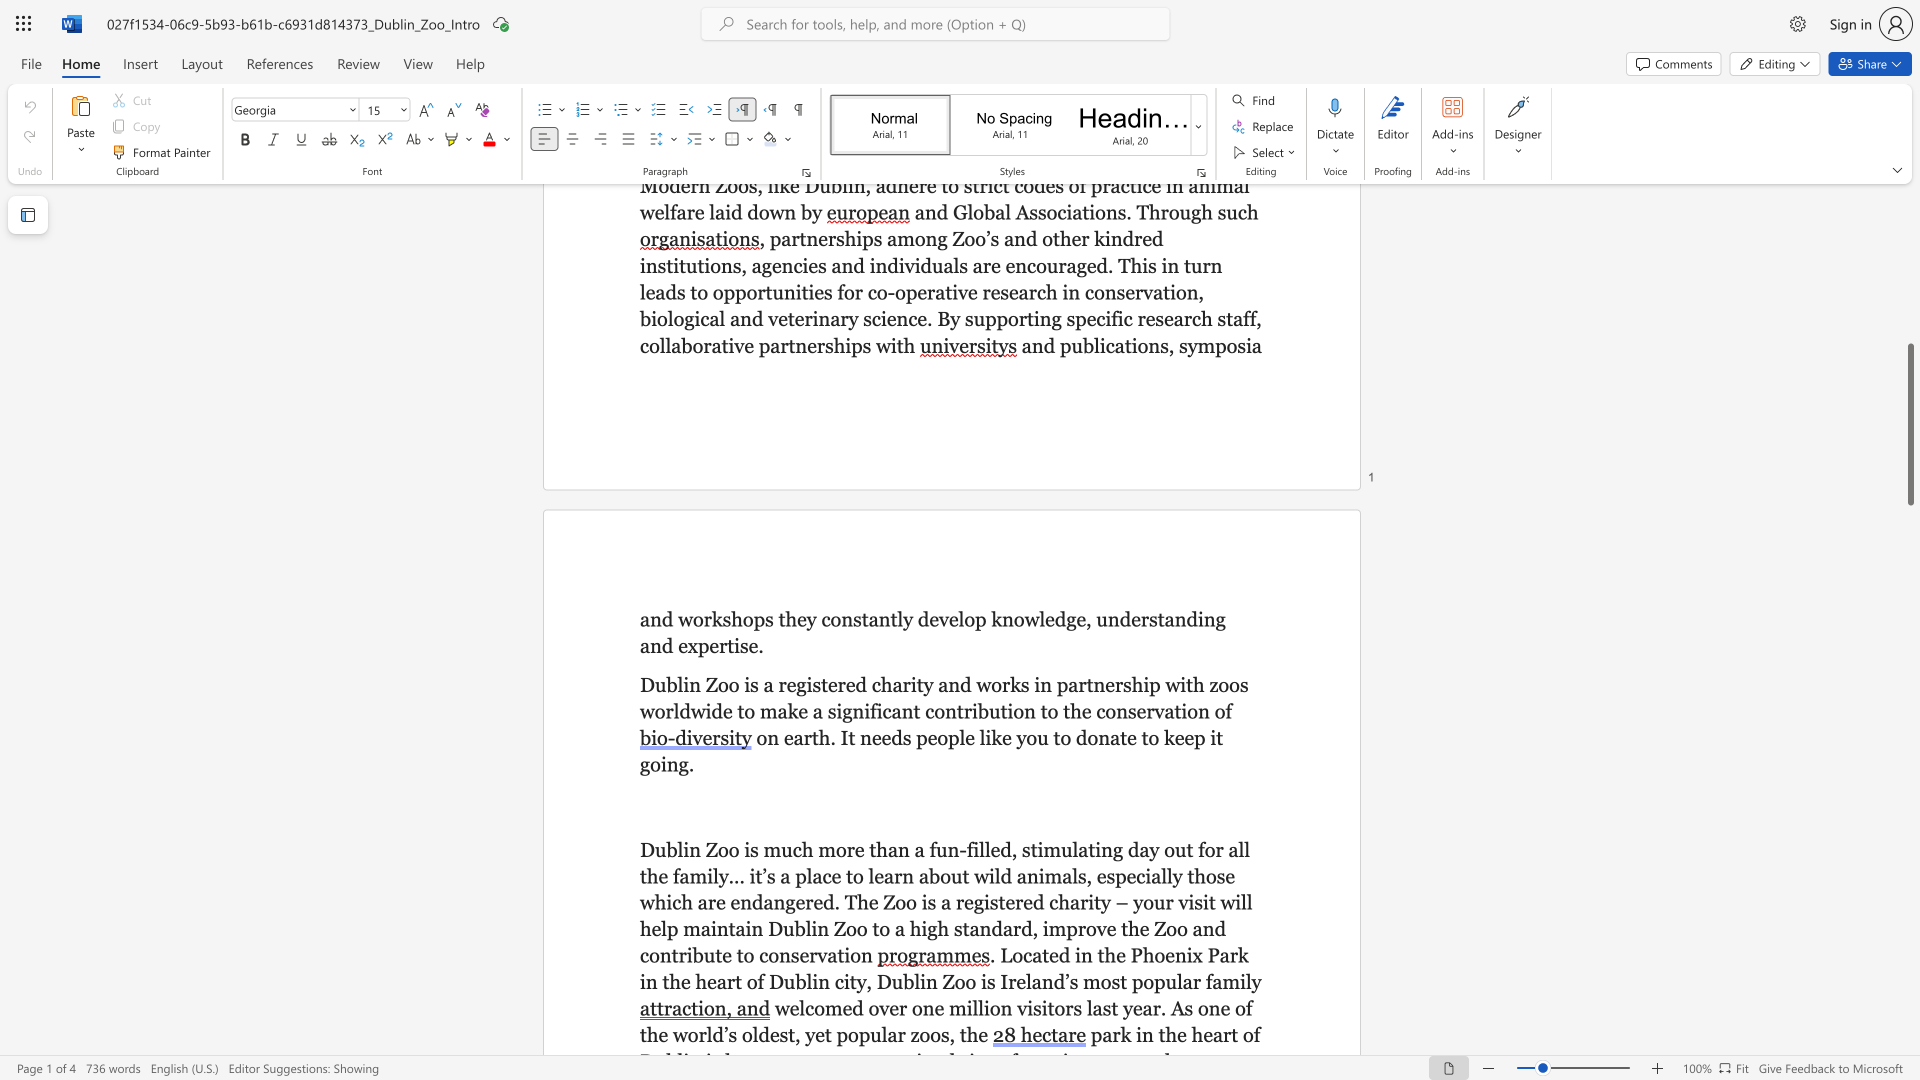  Describe the element at coordinates (1022, 849) in the screenshot. I see `the subset text "st" within the text "Dublin Zoo is much more than a fun-filled, stimulating day out for all the family..."` at that location.